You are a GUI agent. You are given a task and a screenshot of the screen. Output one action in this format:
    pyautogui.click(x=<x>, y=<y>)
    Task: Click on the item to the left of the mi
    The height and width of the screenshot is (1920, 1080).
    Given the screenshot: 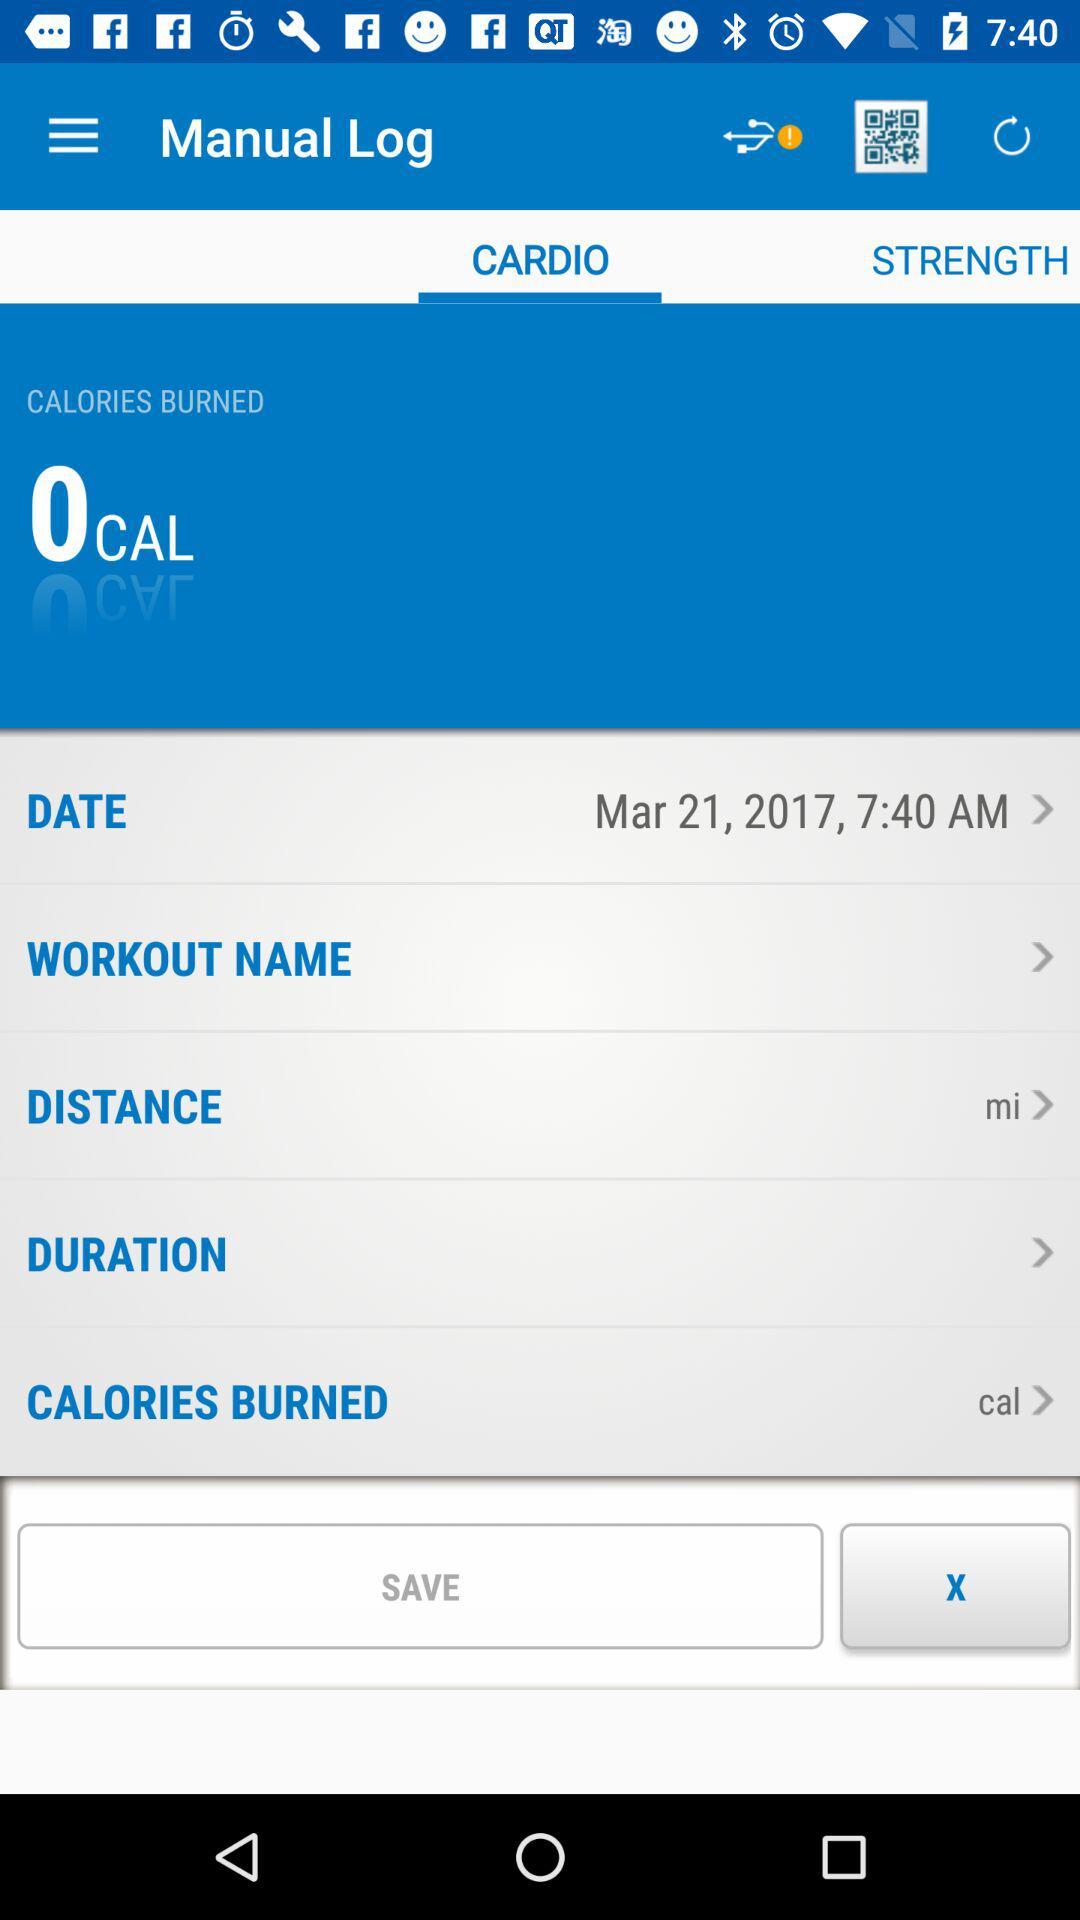 What is the action you would take?
    pyautogui.click(x=595, y=1104)
    